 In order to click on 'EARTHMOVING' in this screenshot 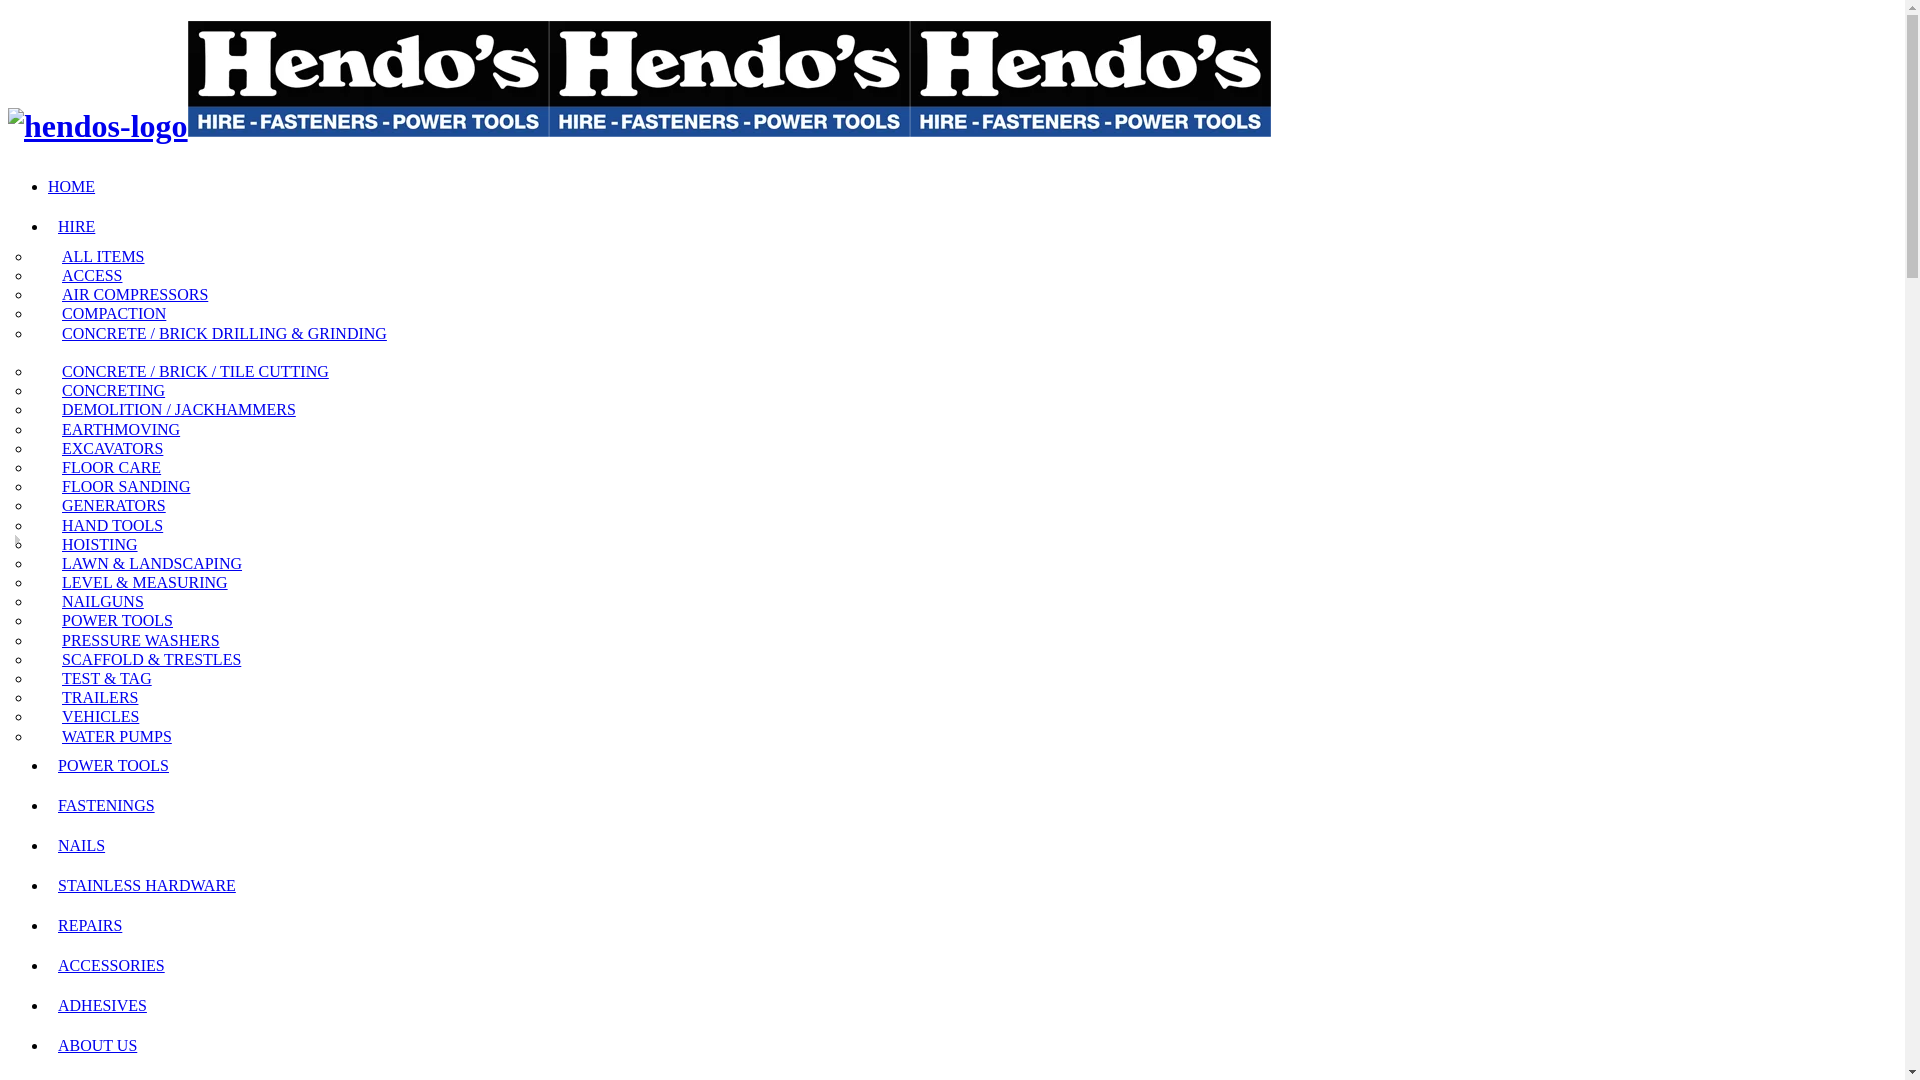, I will do `click(32, 428)`.